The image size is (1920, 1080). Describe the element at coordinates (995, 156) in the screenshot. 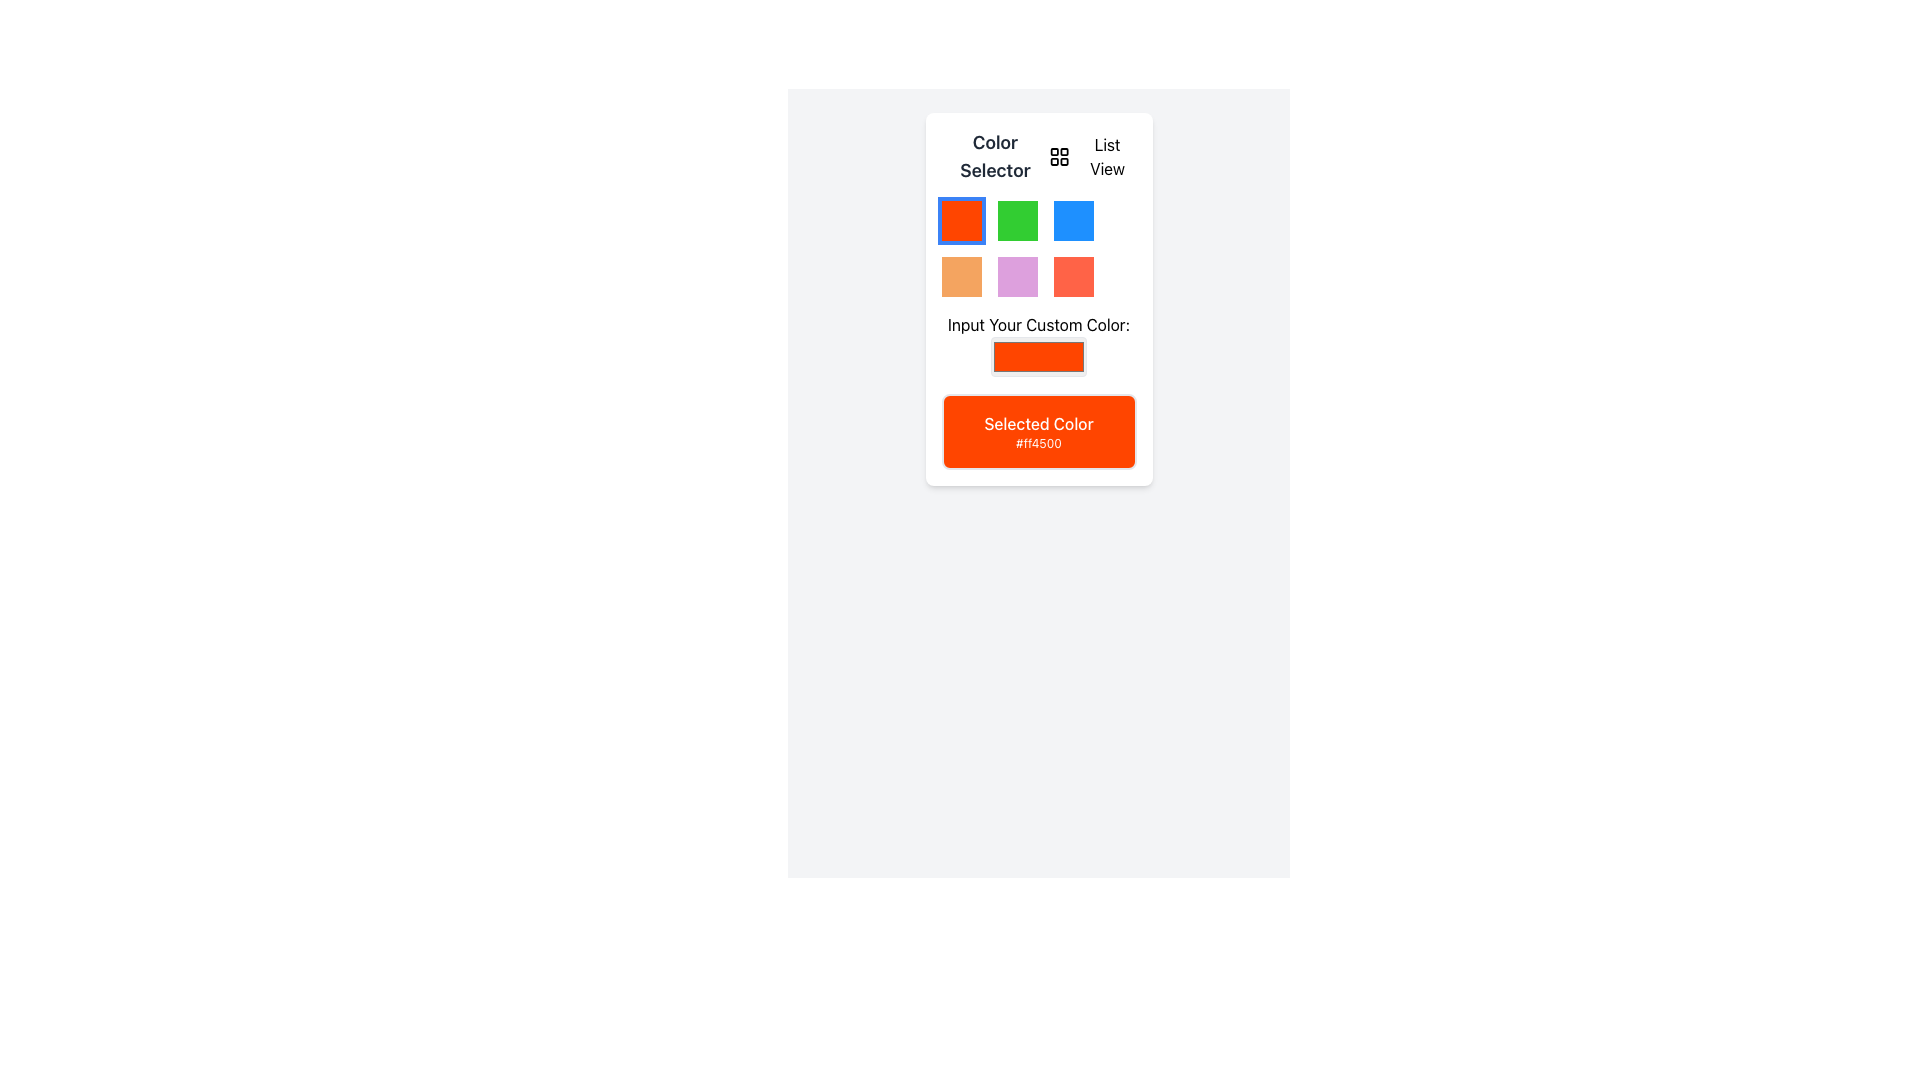

I see `the 'Color Selector' text label, which is styled in bold dark gray and positioned at the top-left corner of its card-like layout` at that location.